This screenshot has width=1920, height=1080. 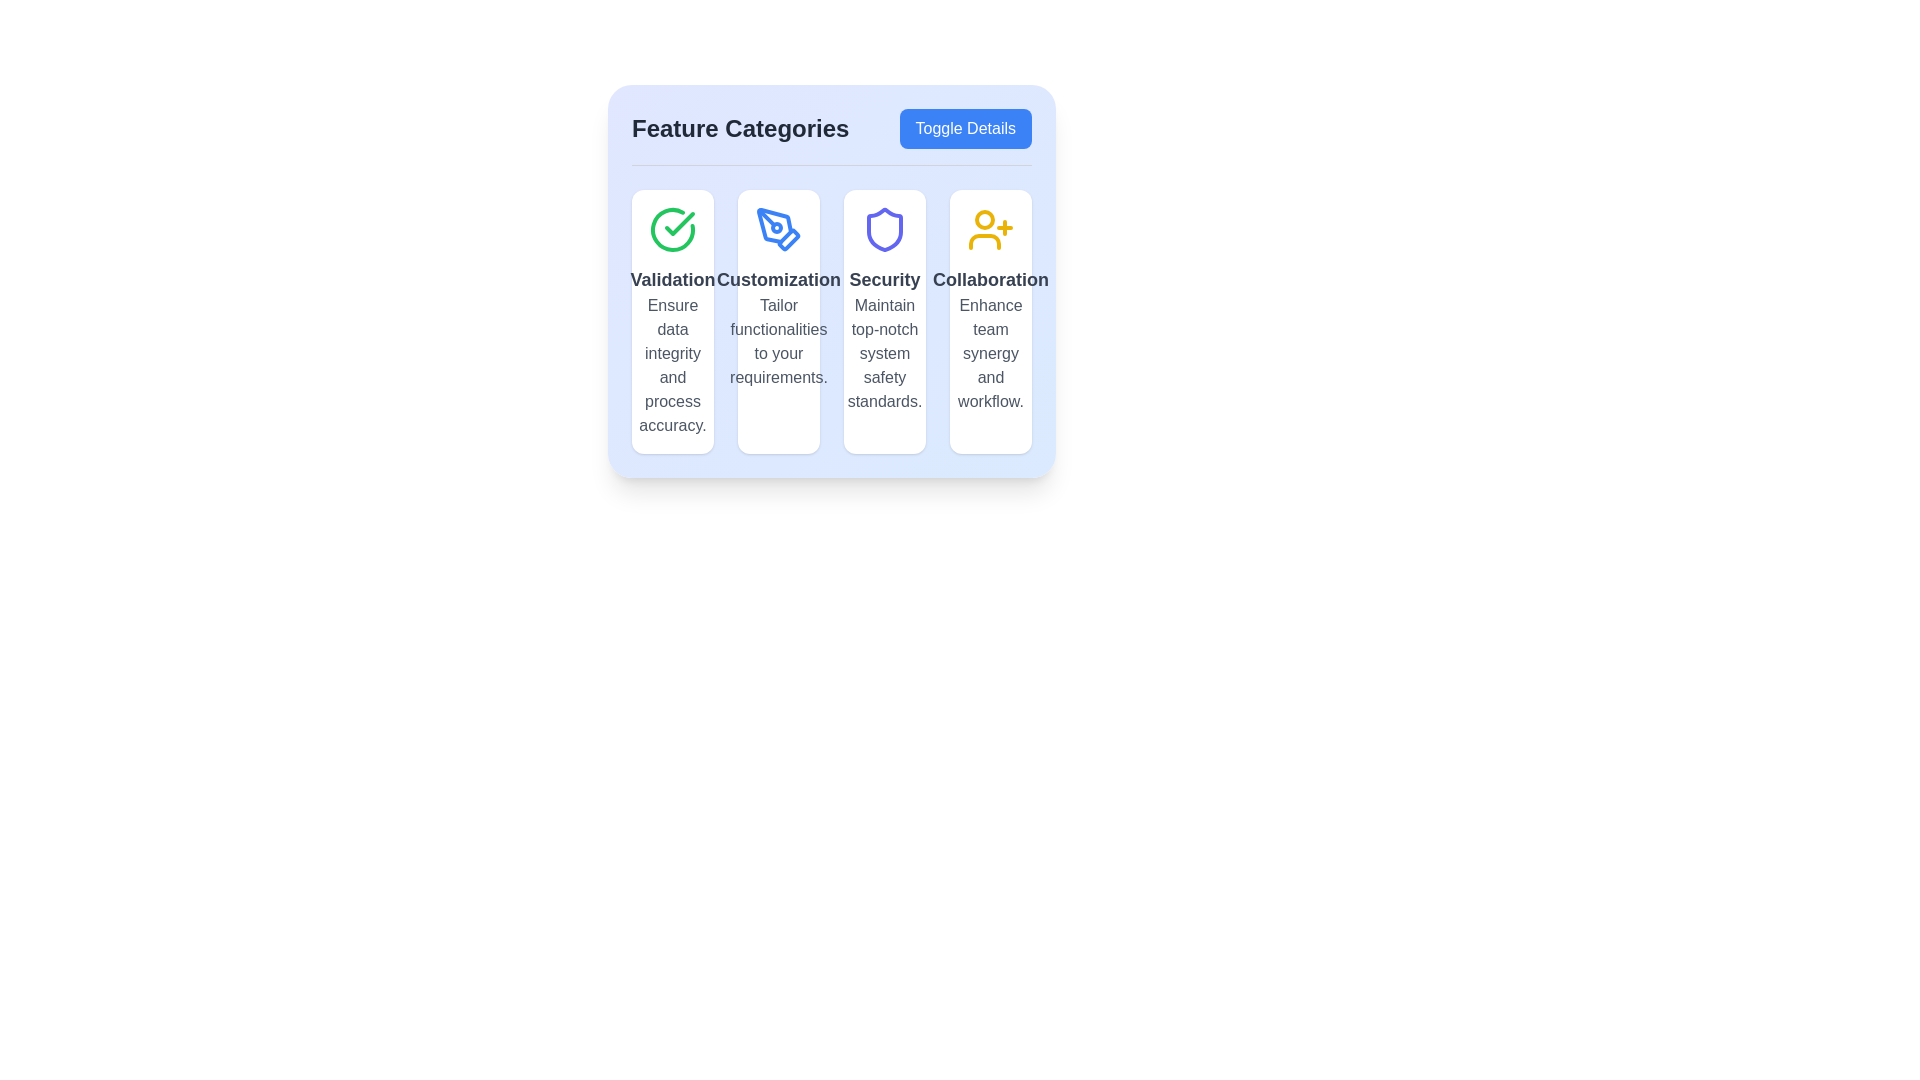 I want to click on descriptive text on the Informational card titled 'Customization', which is the second card in a grid of four cards located in the top row, so click(x=777, y=320).